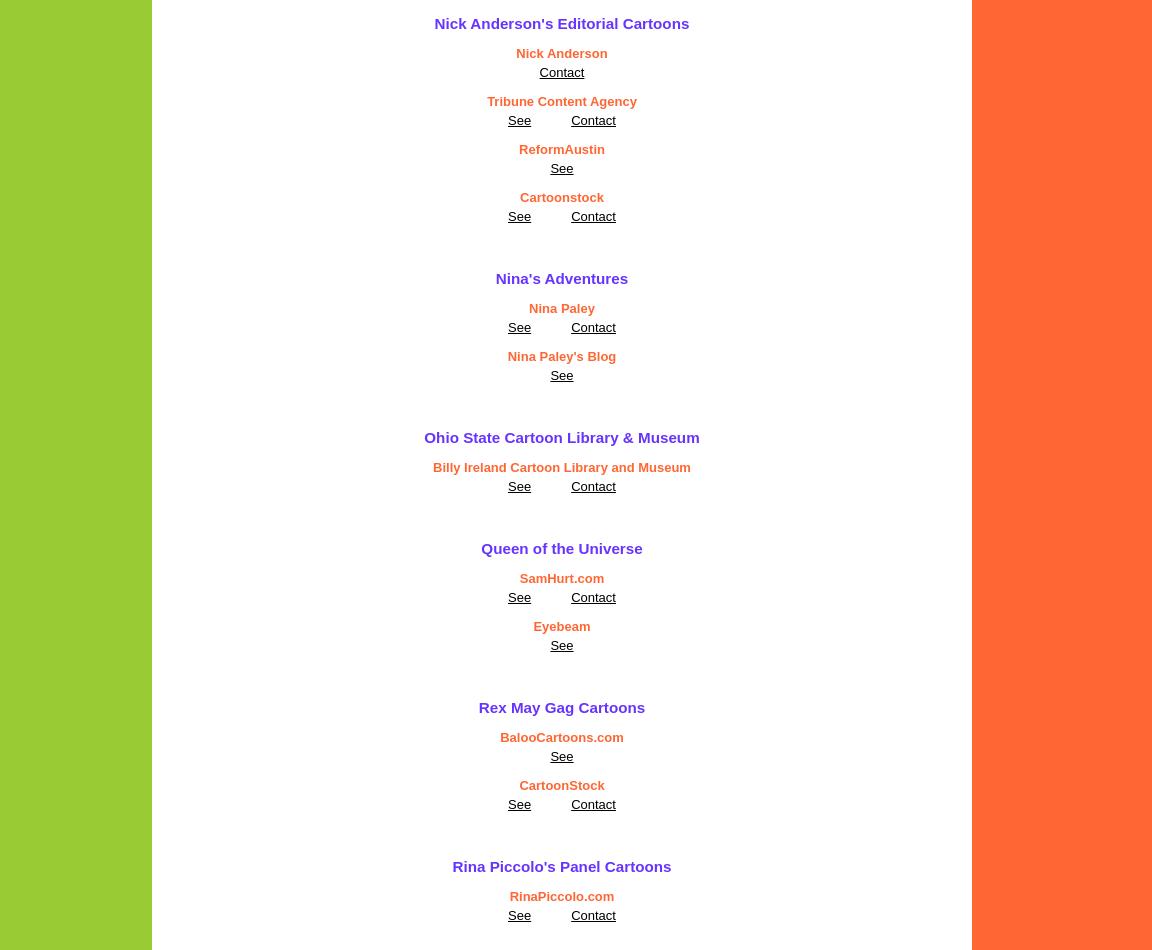  Describe the element at coordinates (561, 736) in the screenshot. I see `'BalooCartoons.com'` at that location.